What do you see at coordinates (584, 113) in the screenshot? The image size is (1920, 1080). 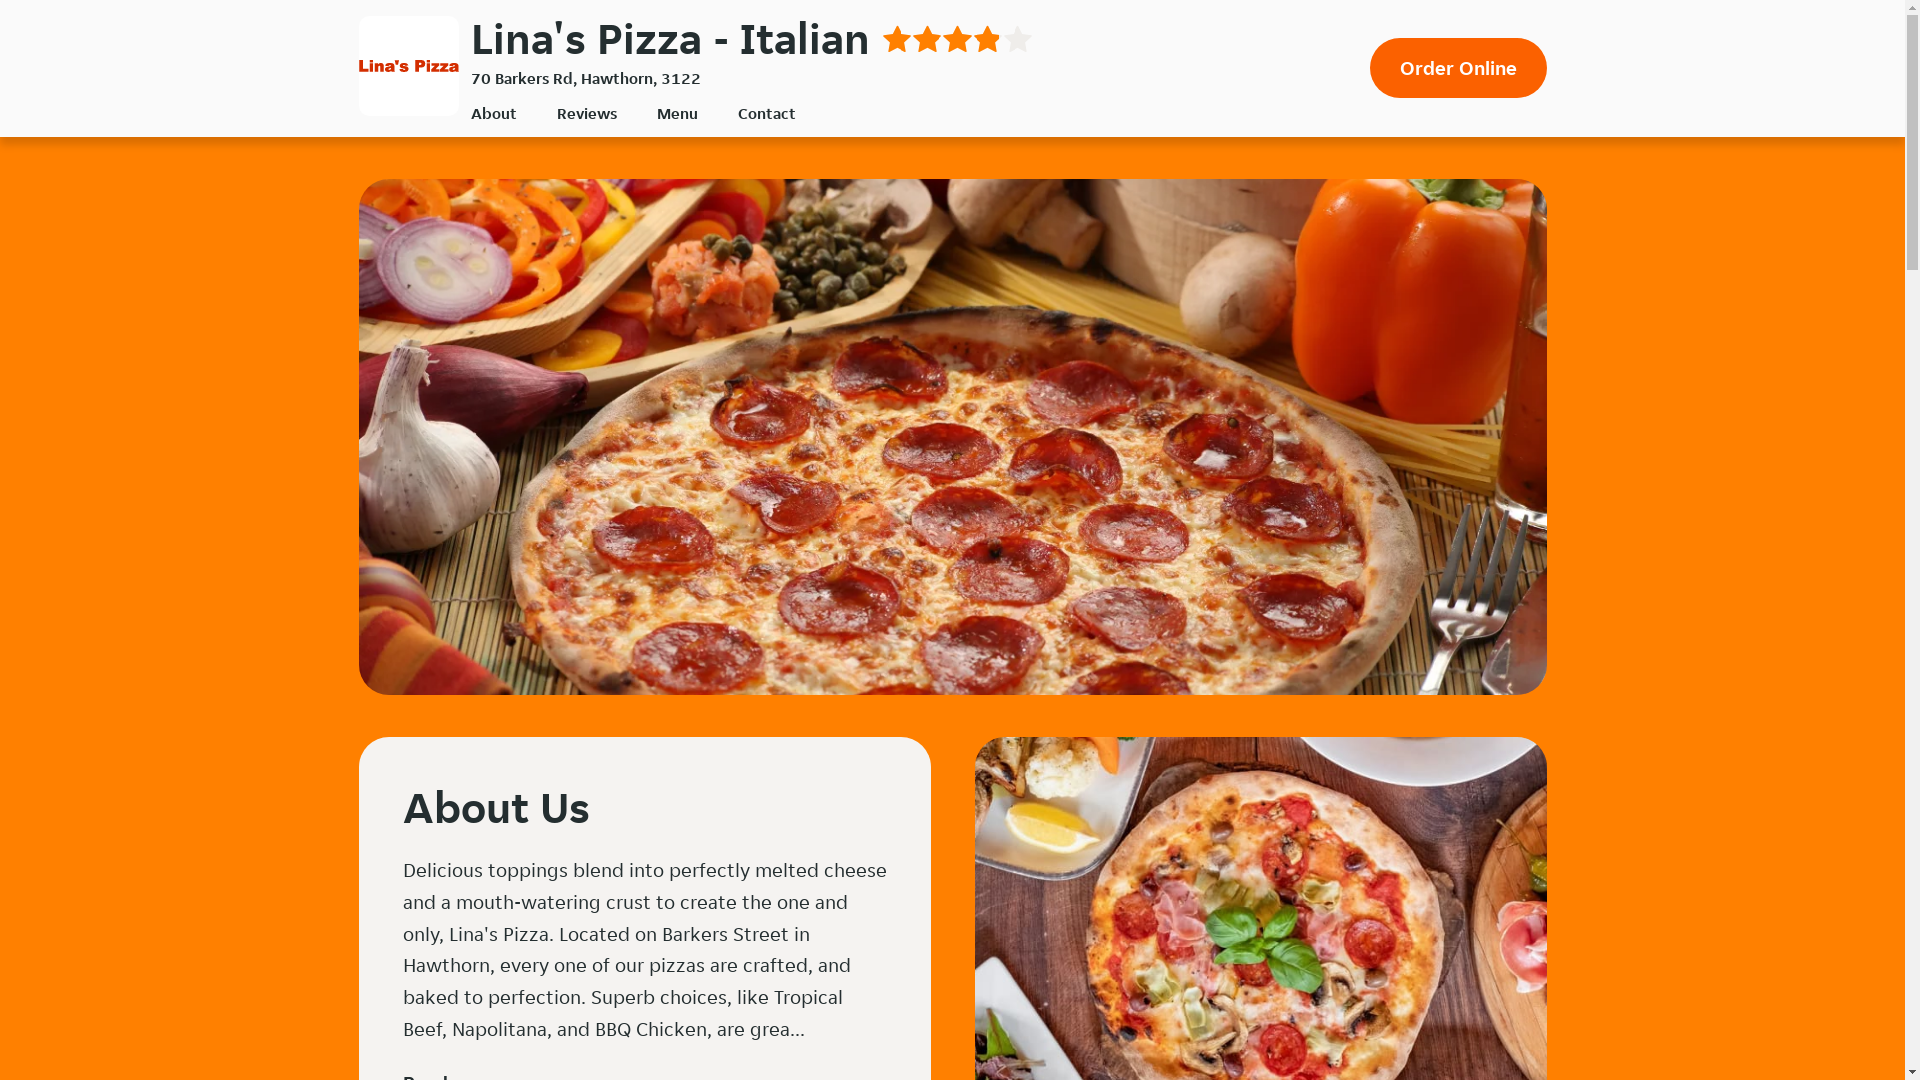 I see `'Reviews'` at bounding box center [584, 113].